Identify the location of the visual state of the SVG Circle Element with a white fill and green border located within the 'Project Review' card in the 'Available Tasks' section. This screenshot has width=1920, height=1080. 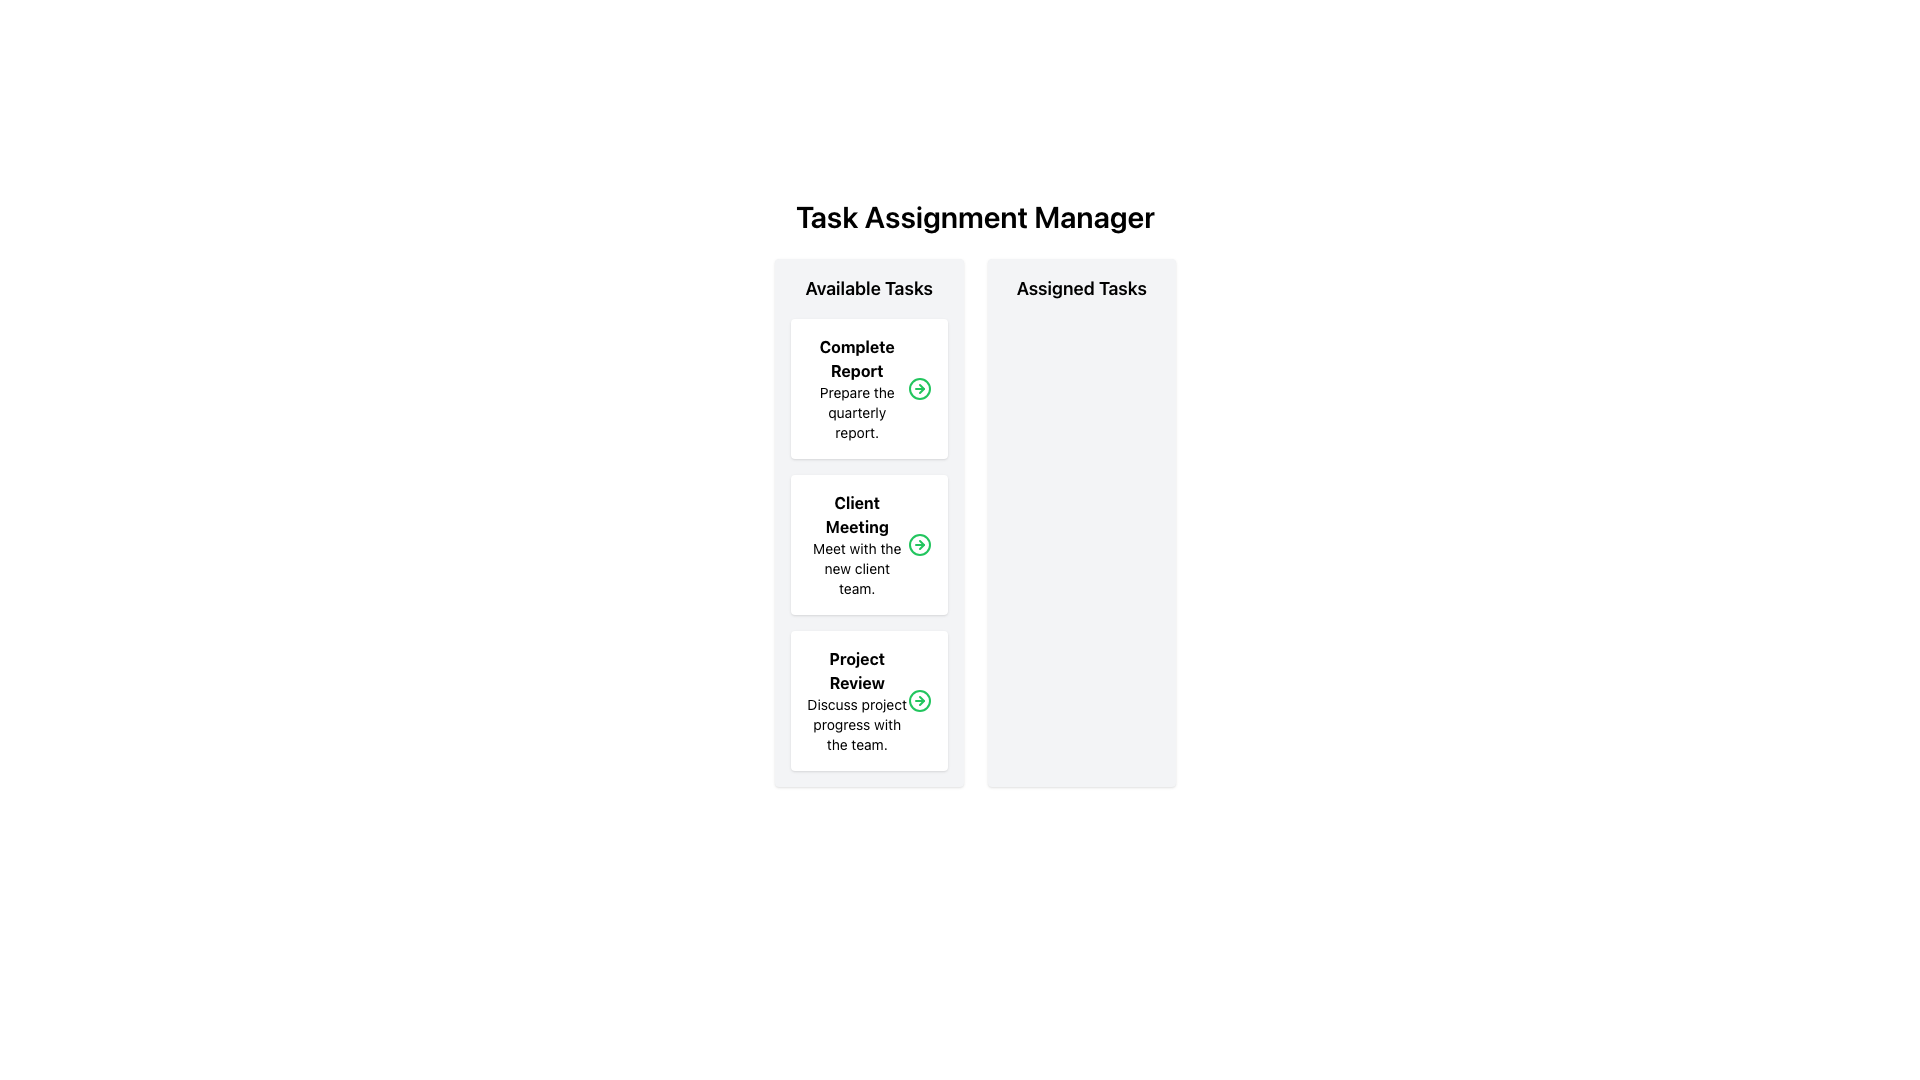
(918, 700).